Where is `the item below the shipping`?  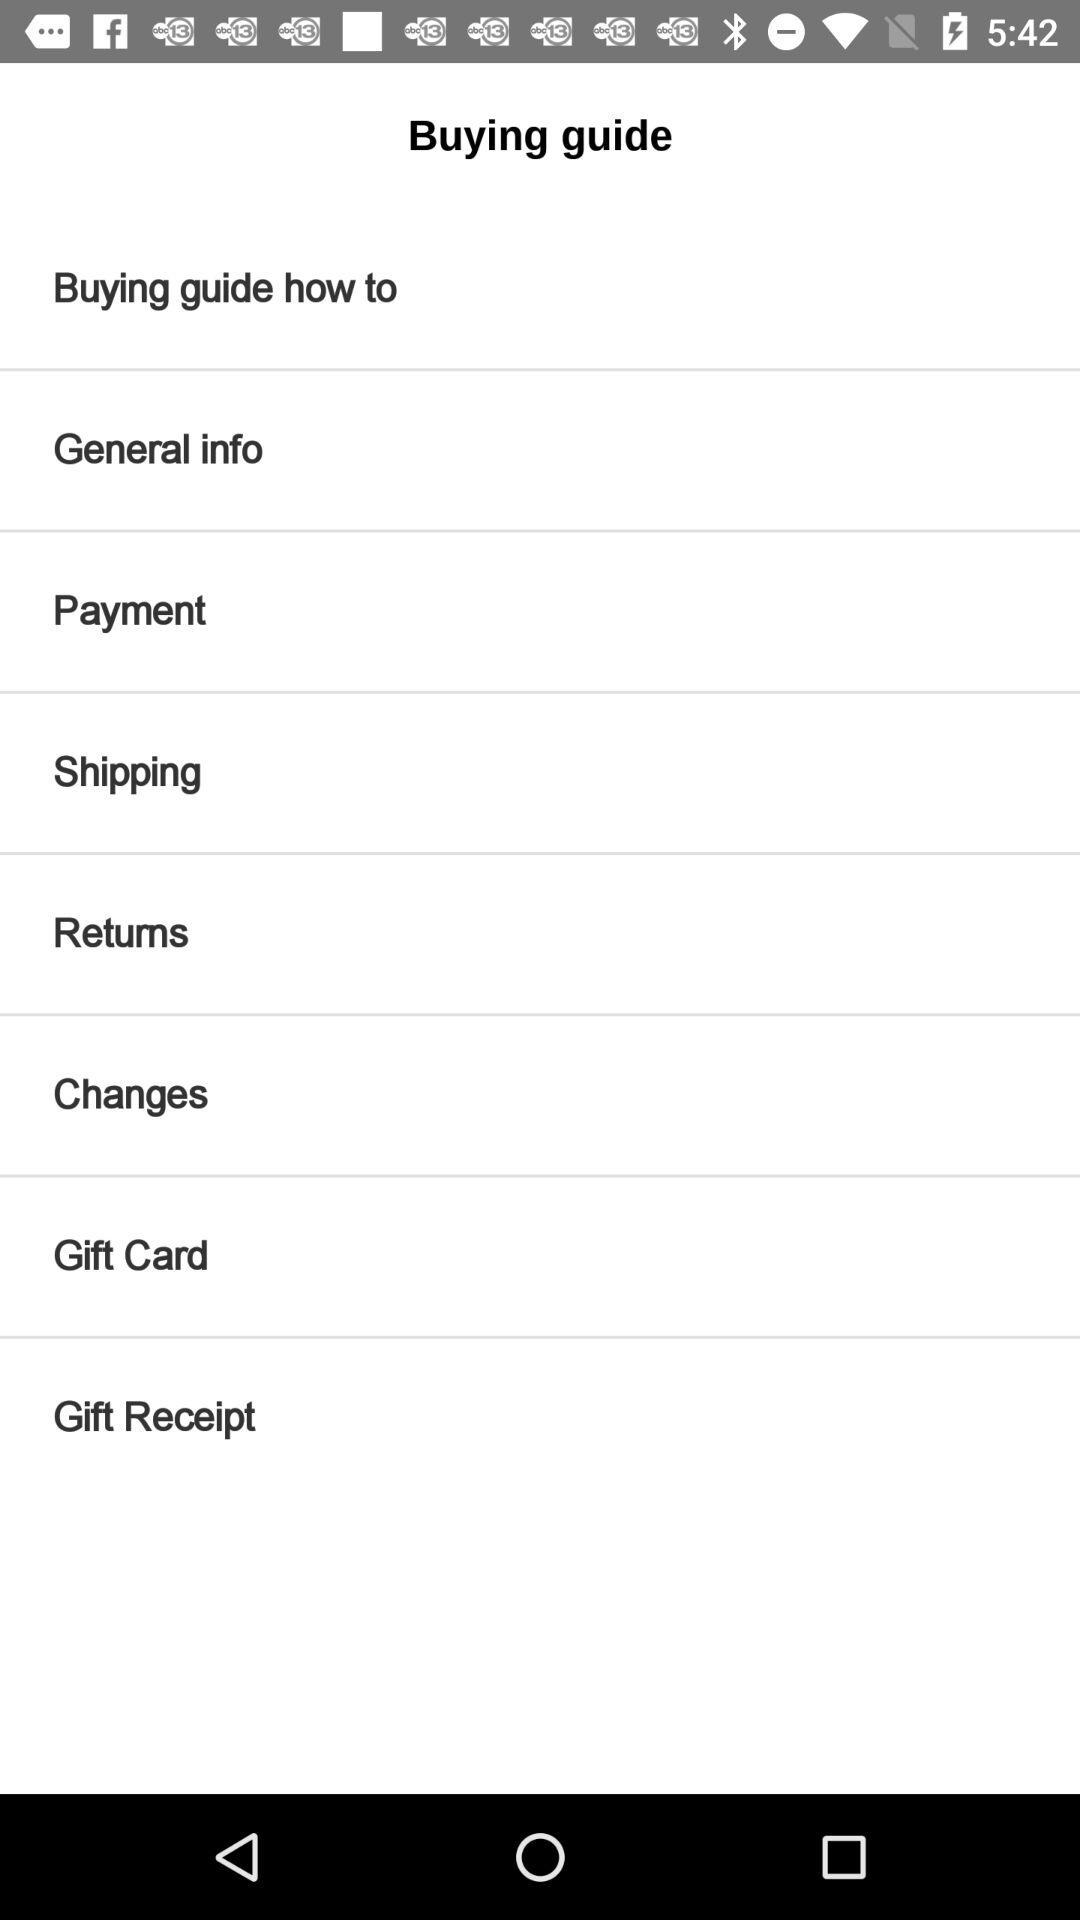
the item below the shipping is located at coordinates (540, 933).